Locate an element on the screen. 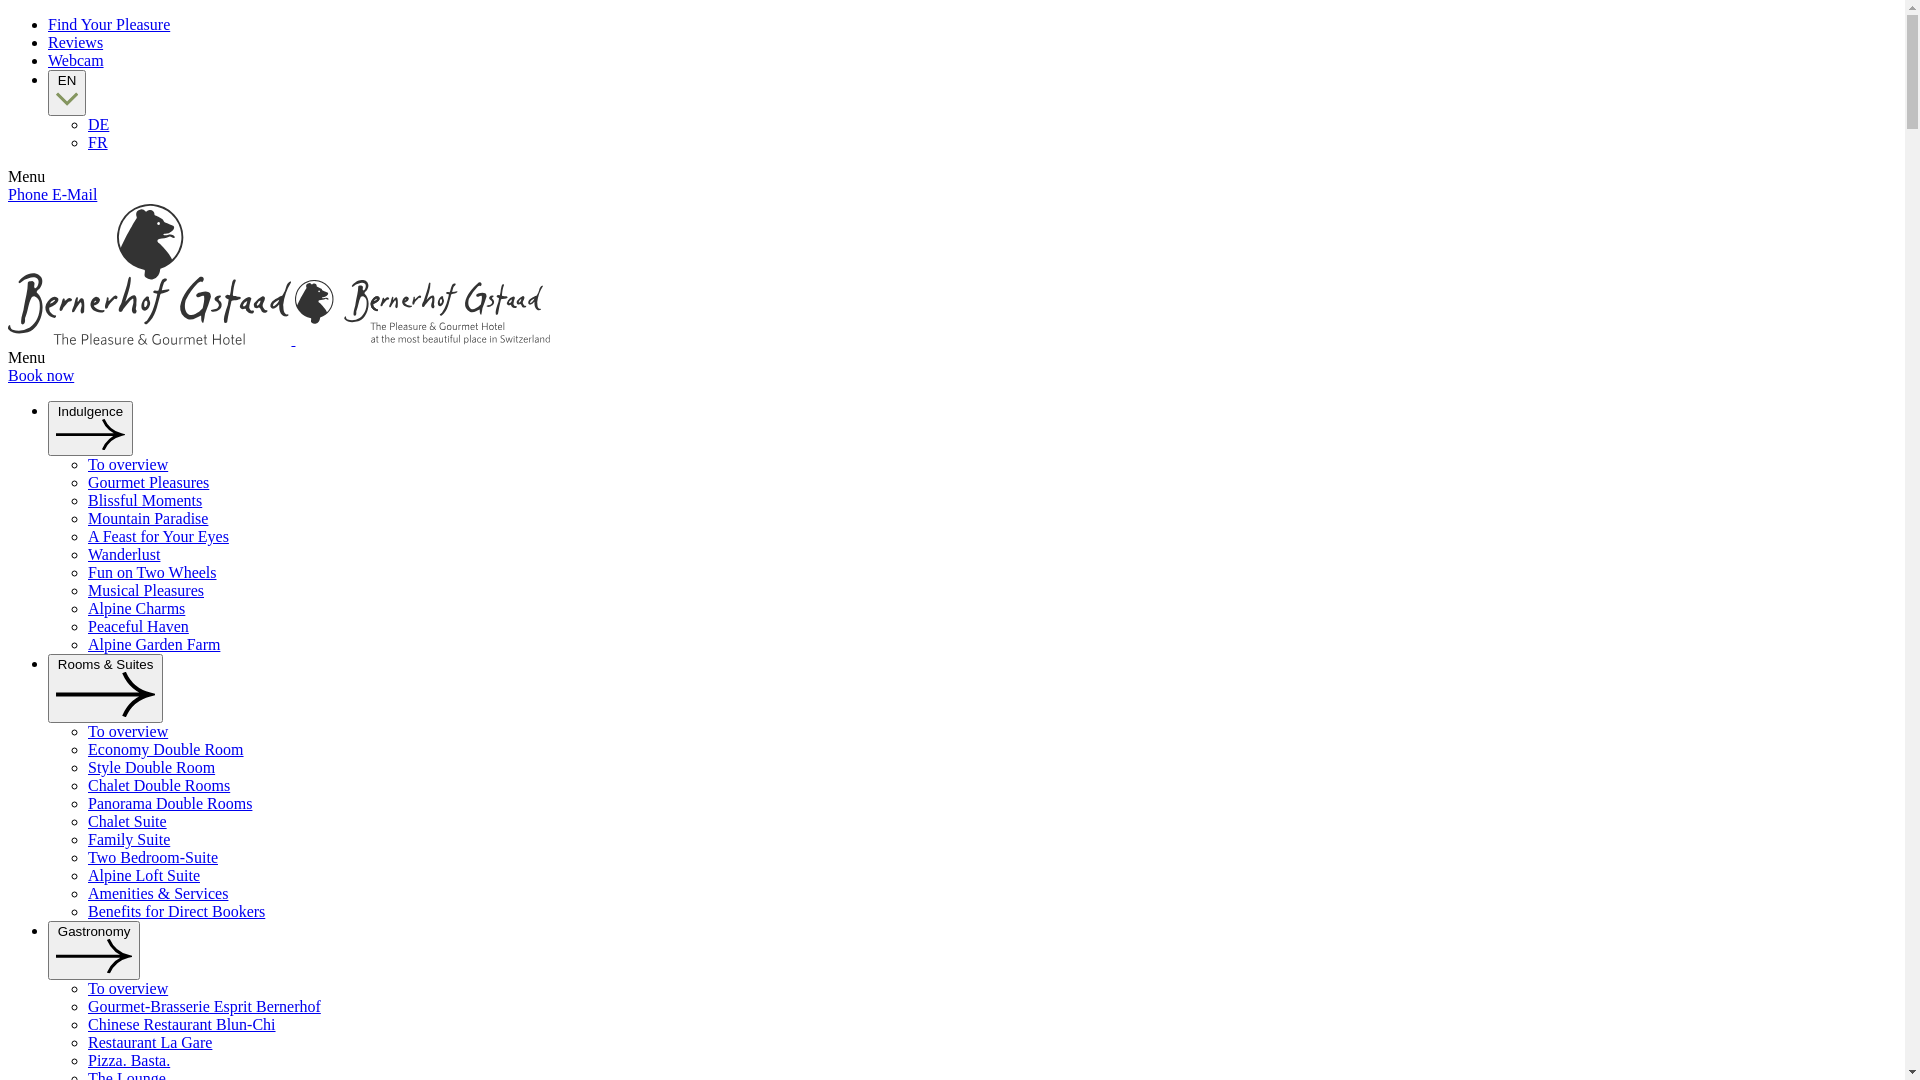 This screenshot has height=1080, width=1920. 'Alpine Charms' is located at coordinates (135, 607).